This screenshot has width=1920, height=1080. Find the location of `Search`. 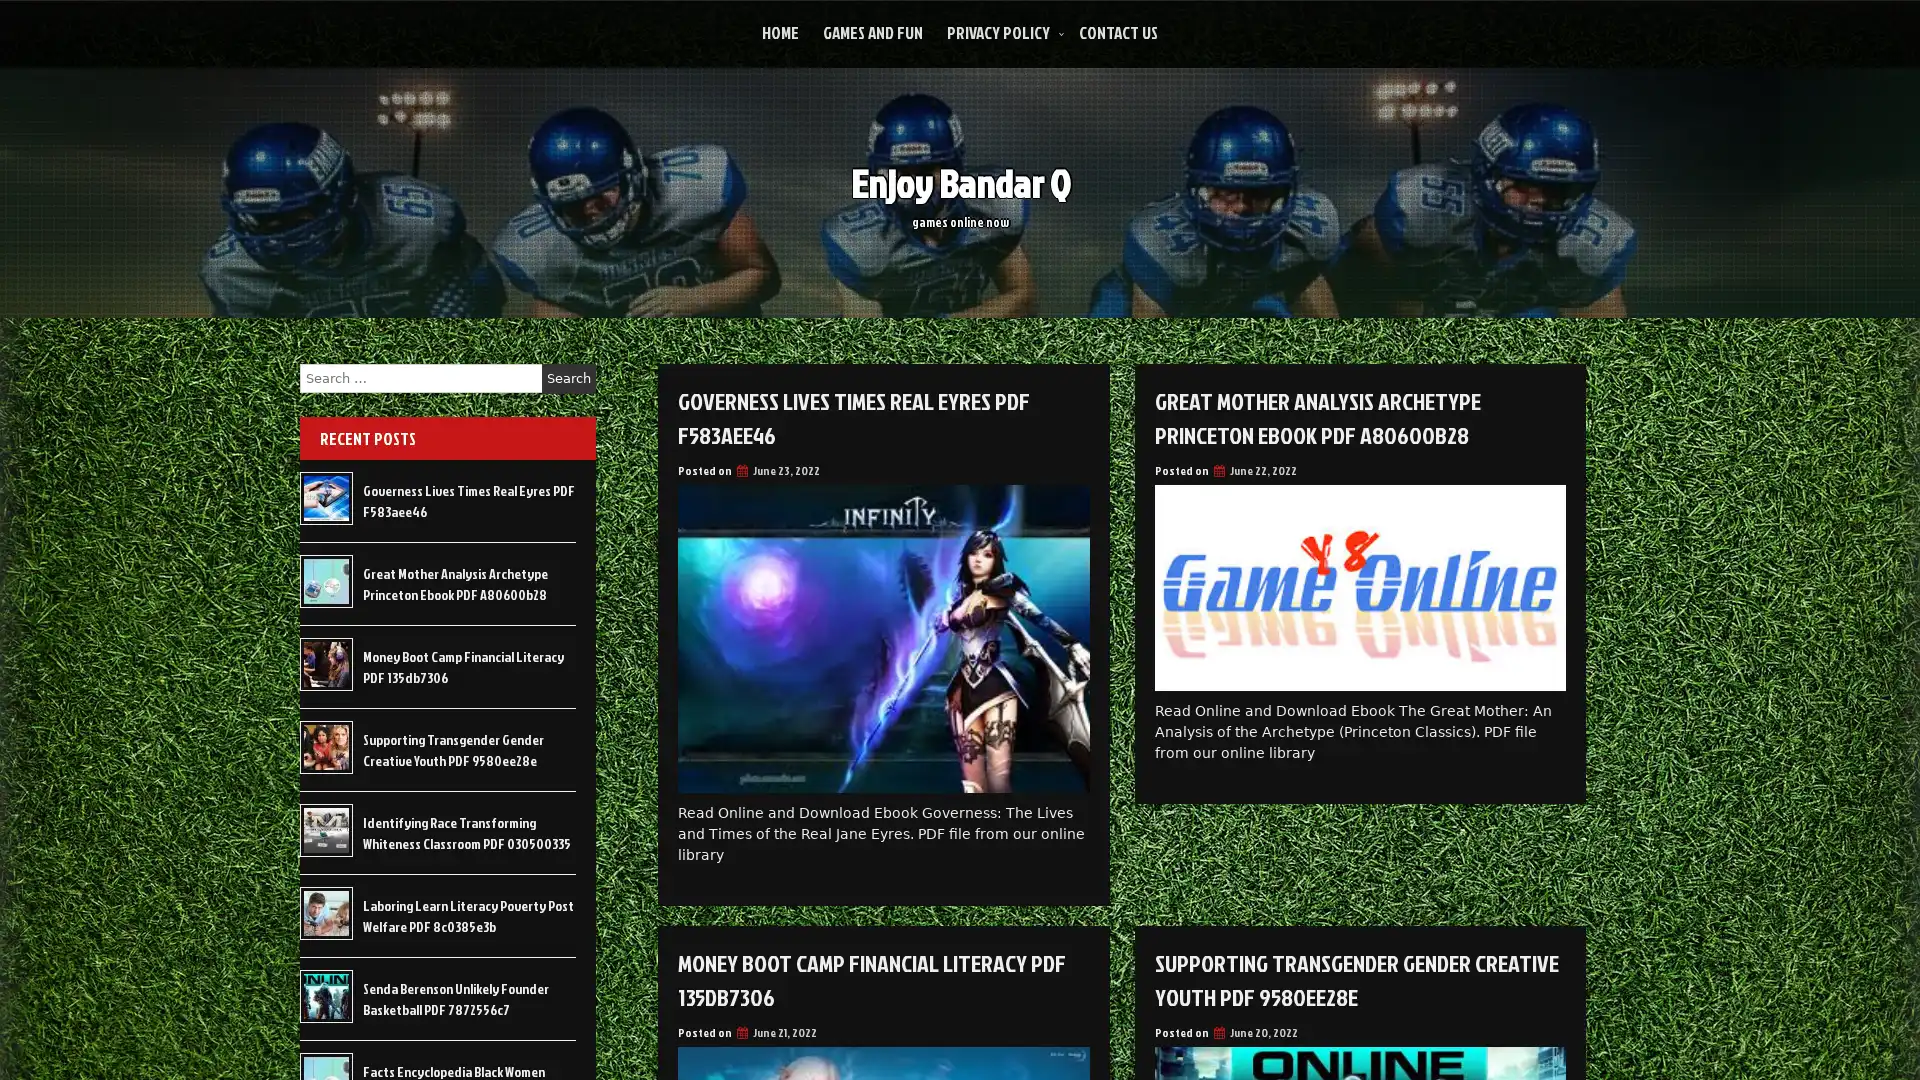

Search is located at coordinates (568, 378).